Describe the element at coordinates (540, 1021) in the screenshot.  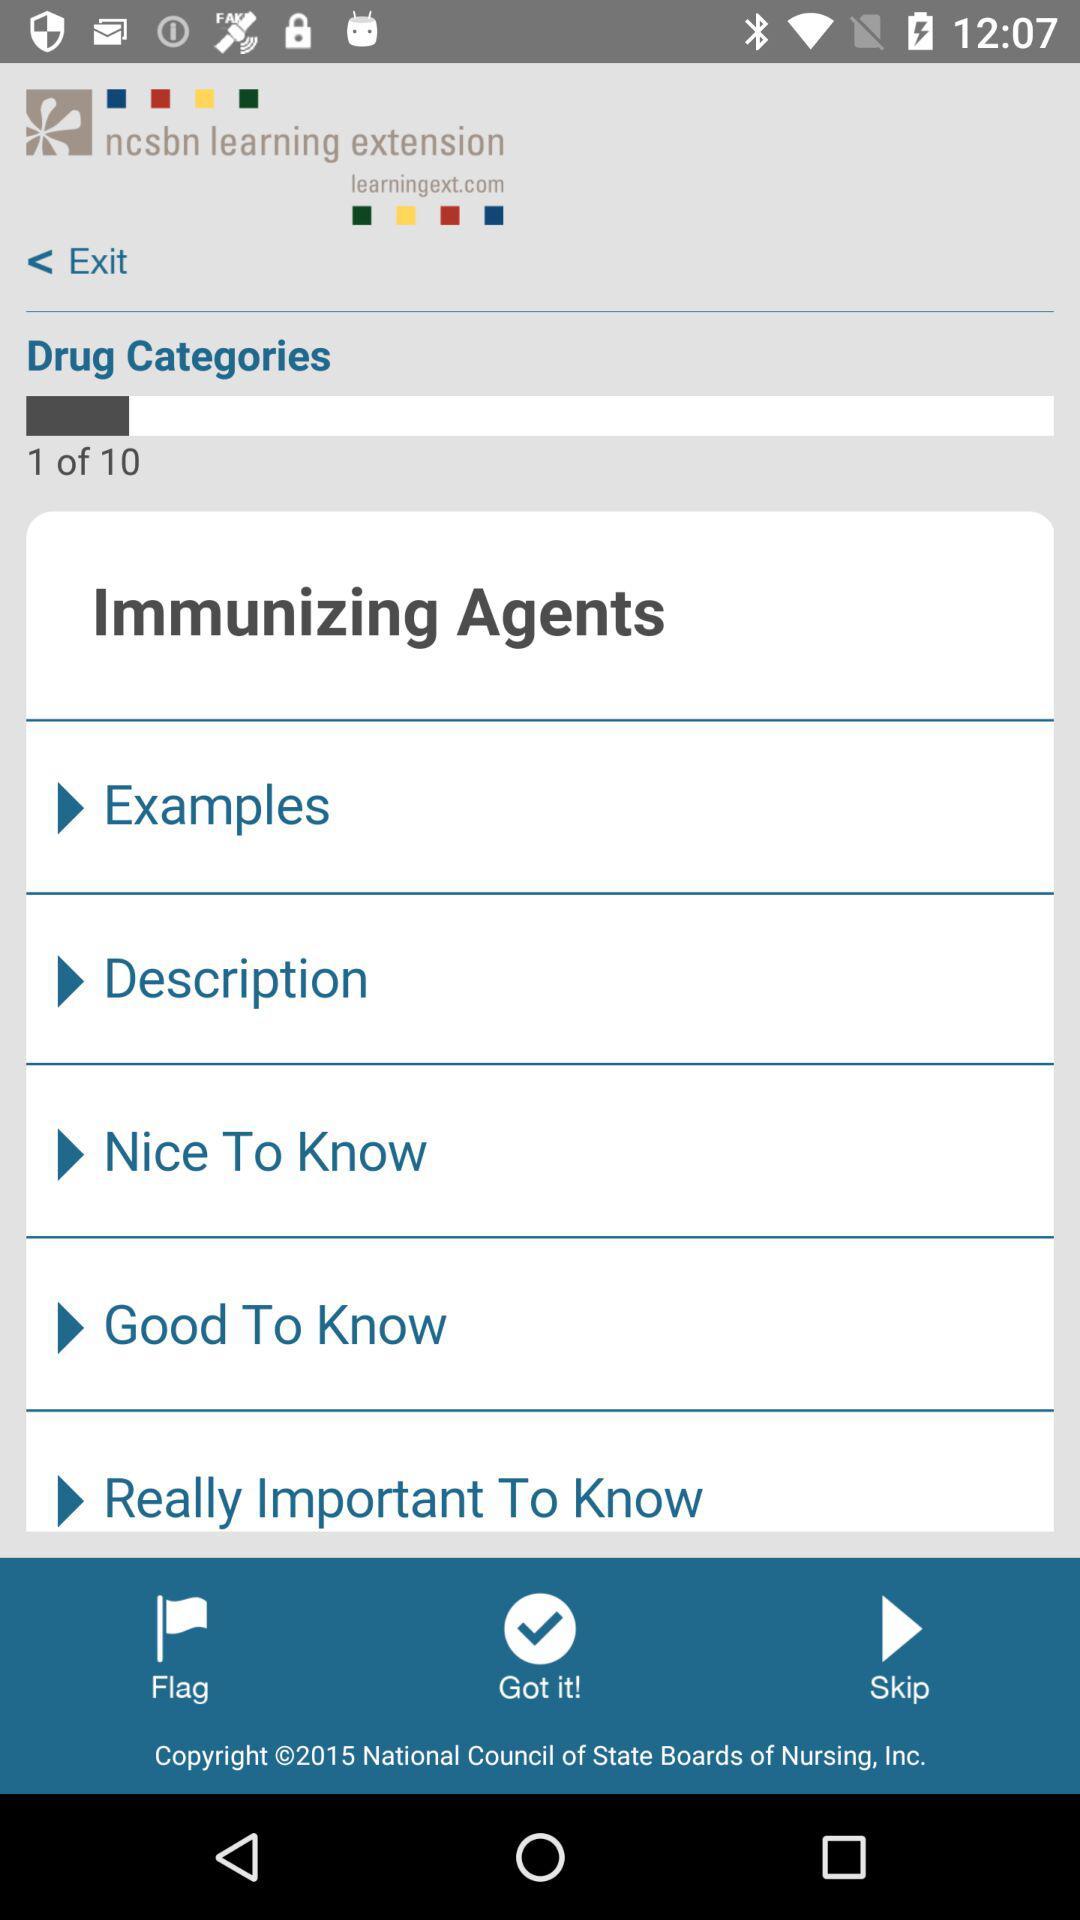
I see `menu option` at that location.